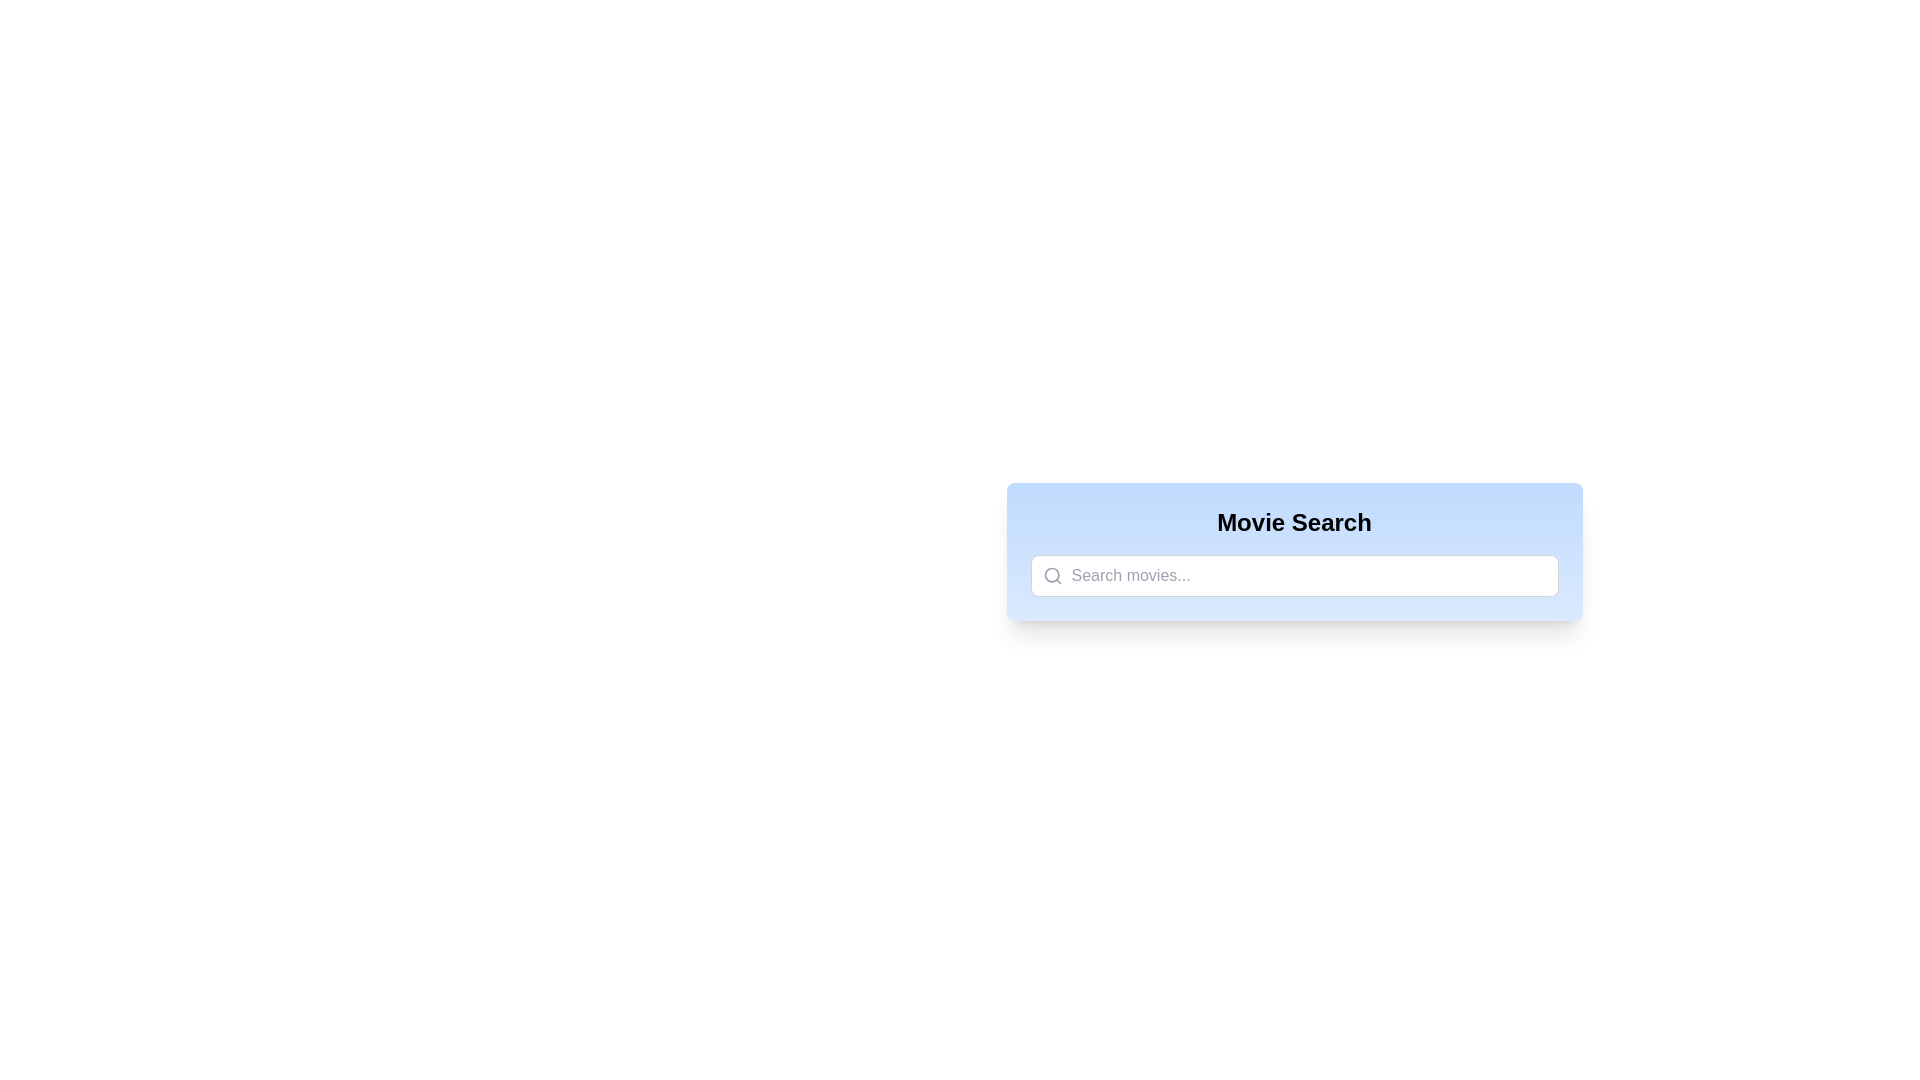  I want to click on the Text label that serves as a title or header for the enclosing interface module, which is positioned above a search bar and to the left of graphical icons, so click(1294, 522).